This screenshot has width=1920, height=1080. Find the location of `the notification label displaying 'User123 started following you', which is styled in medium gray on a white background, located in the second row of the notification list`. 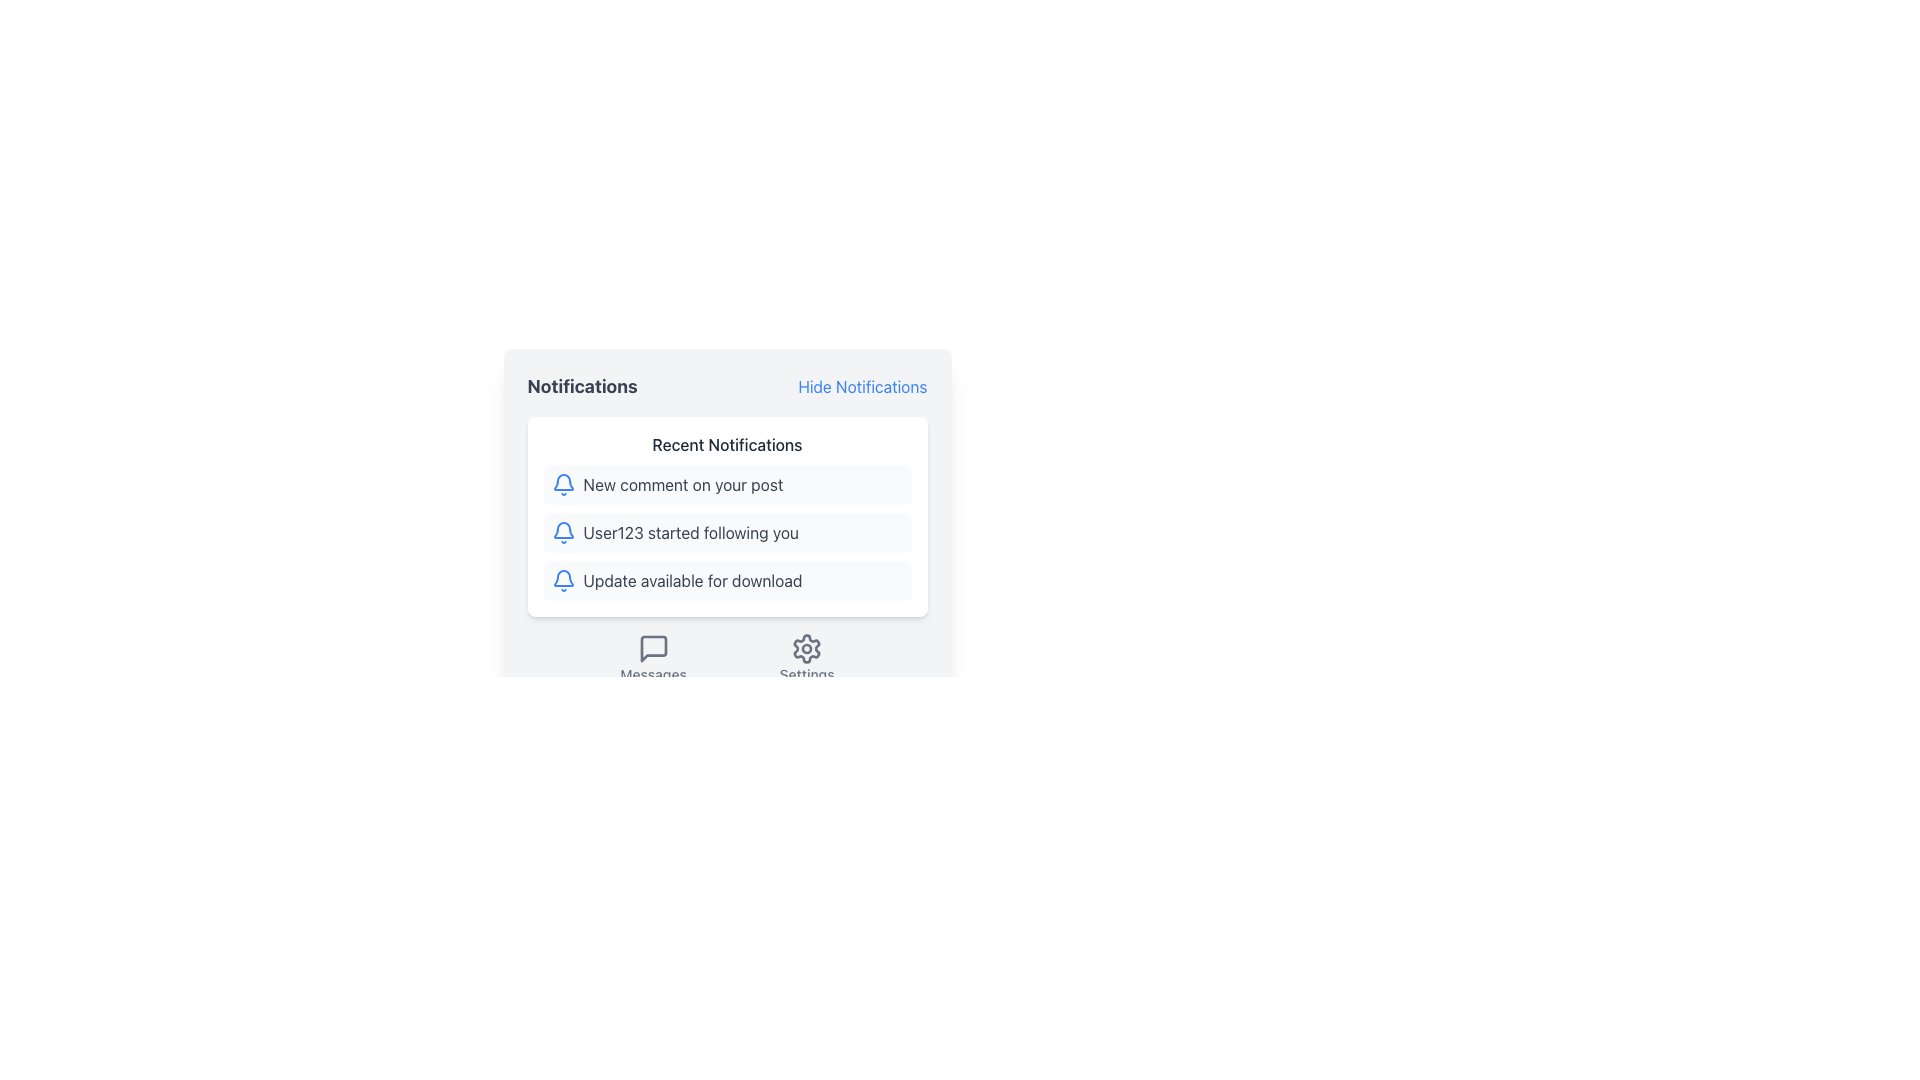

the notification label displaying 'User123 started following you', which is styled in medium gray on a white background, located in the second row of the notification list is located at coordinates (691, 531).